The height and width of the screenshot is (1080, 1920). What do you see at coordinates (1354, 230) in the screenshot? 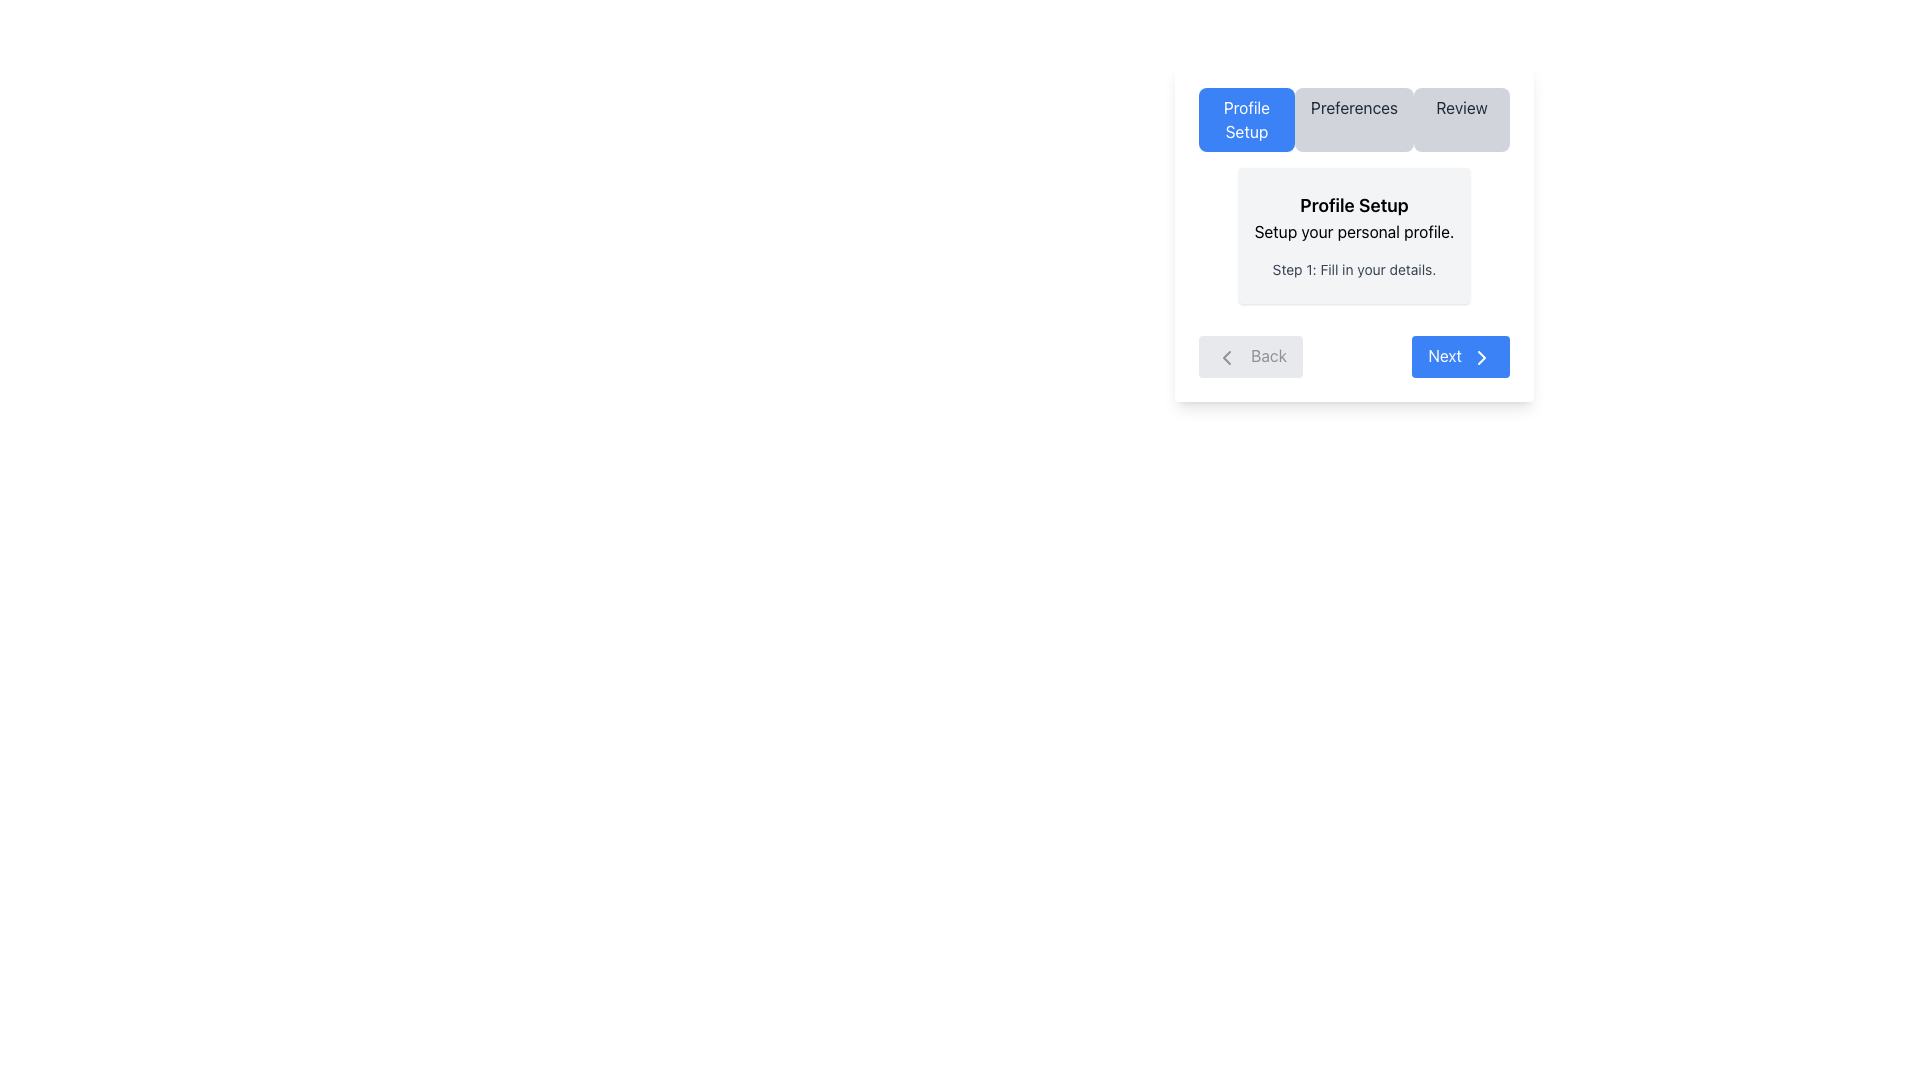
I see `the static text element that states 'Setup your personal profile.' which is positioned below the title 'Profile Setup.'` at bounding box center [1354, 230].